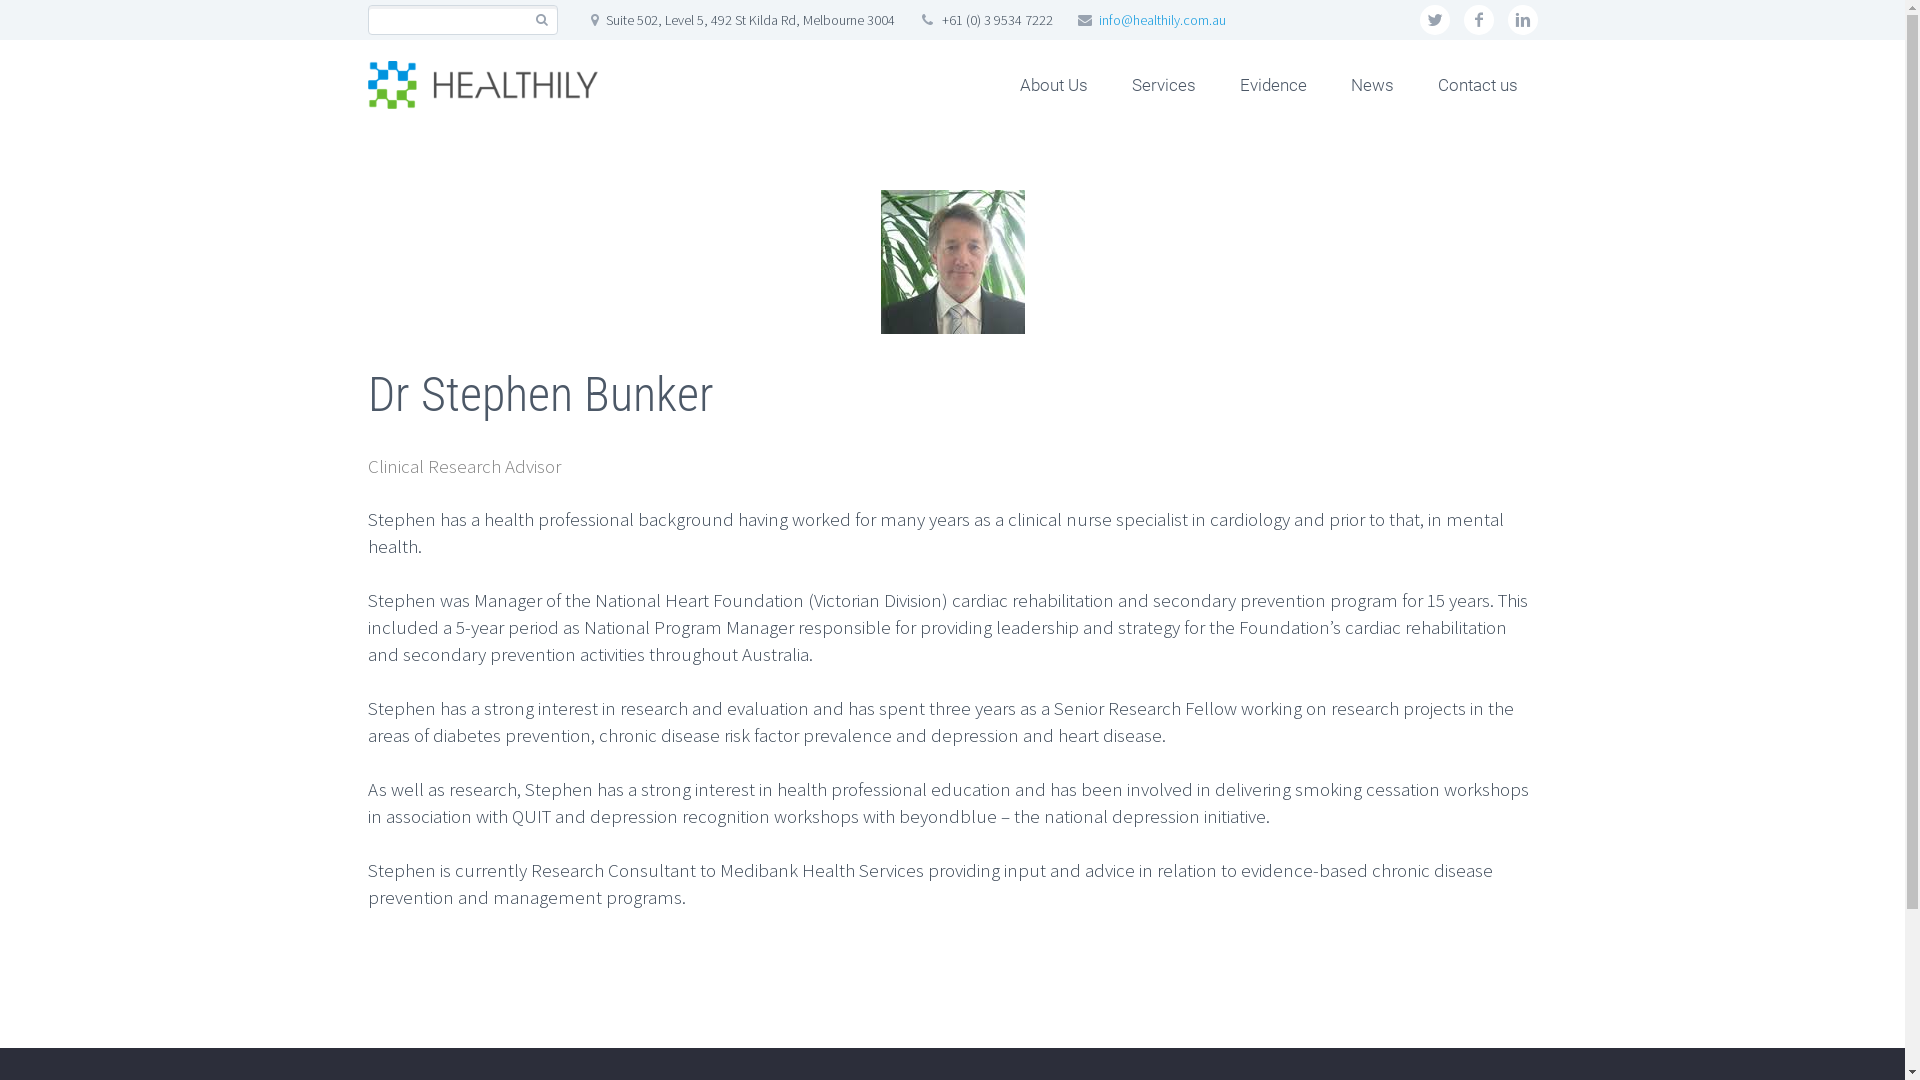 The image size is (1920, 1080). Describe the element at coordinates (1163, 83) in the screenshot. I see `'Services'` at that location.